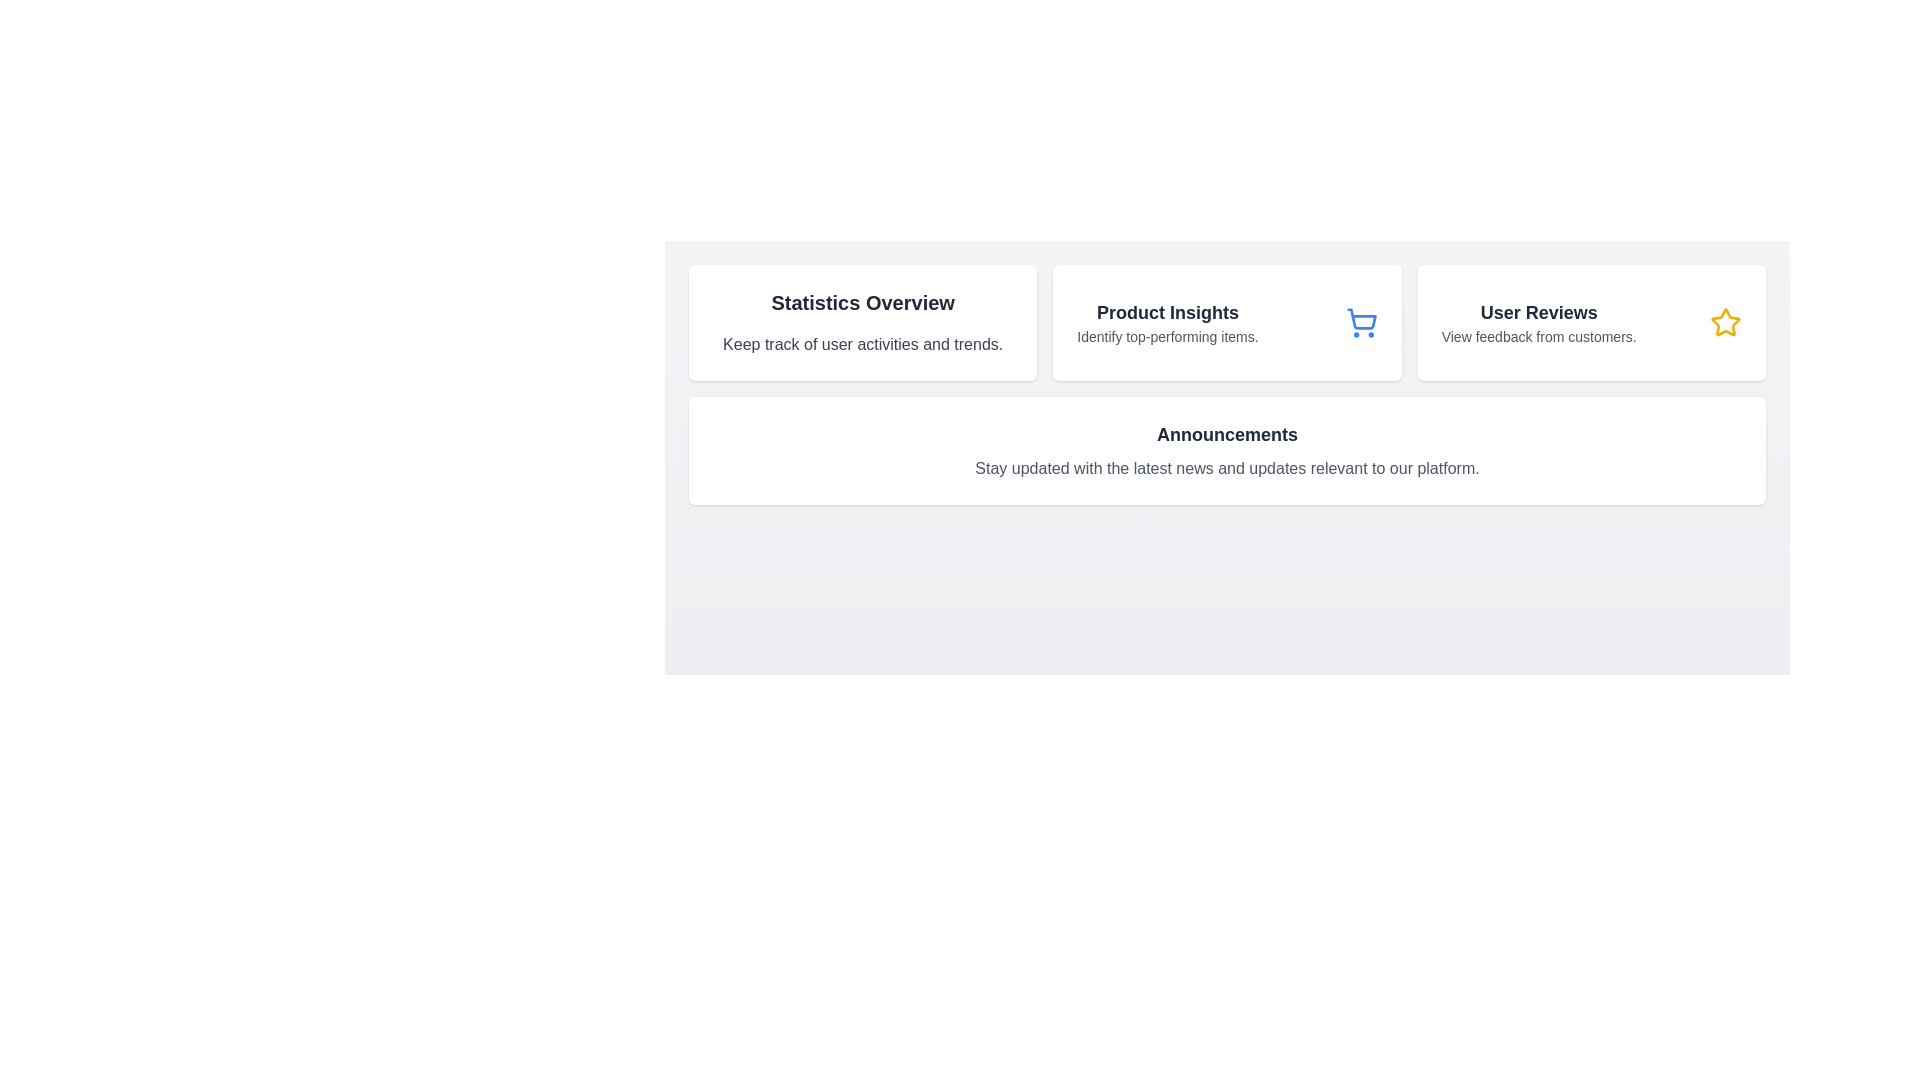  Describe the element at coordinates (1167, 335) in the screenshot. I see `the static text element that describes the purpose of the 'Product Insights' section, located centrally beneath the header in the second column of the top row` at that location.